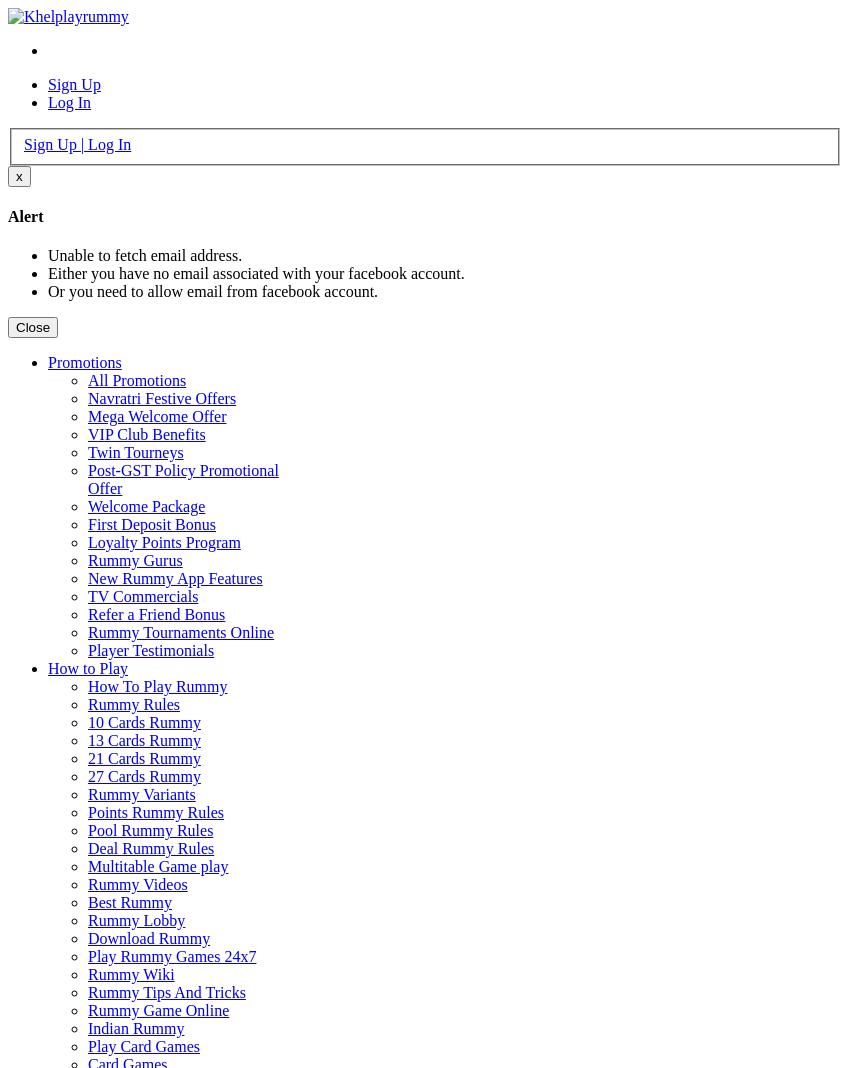  Describe the element at coordinates (74, 83) in the screenshot. I see `'Sign Up'` at that location.